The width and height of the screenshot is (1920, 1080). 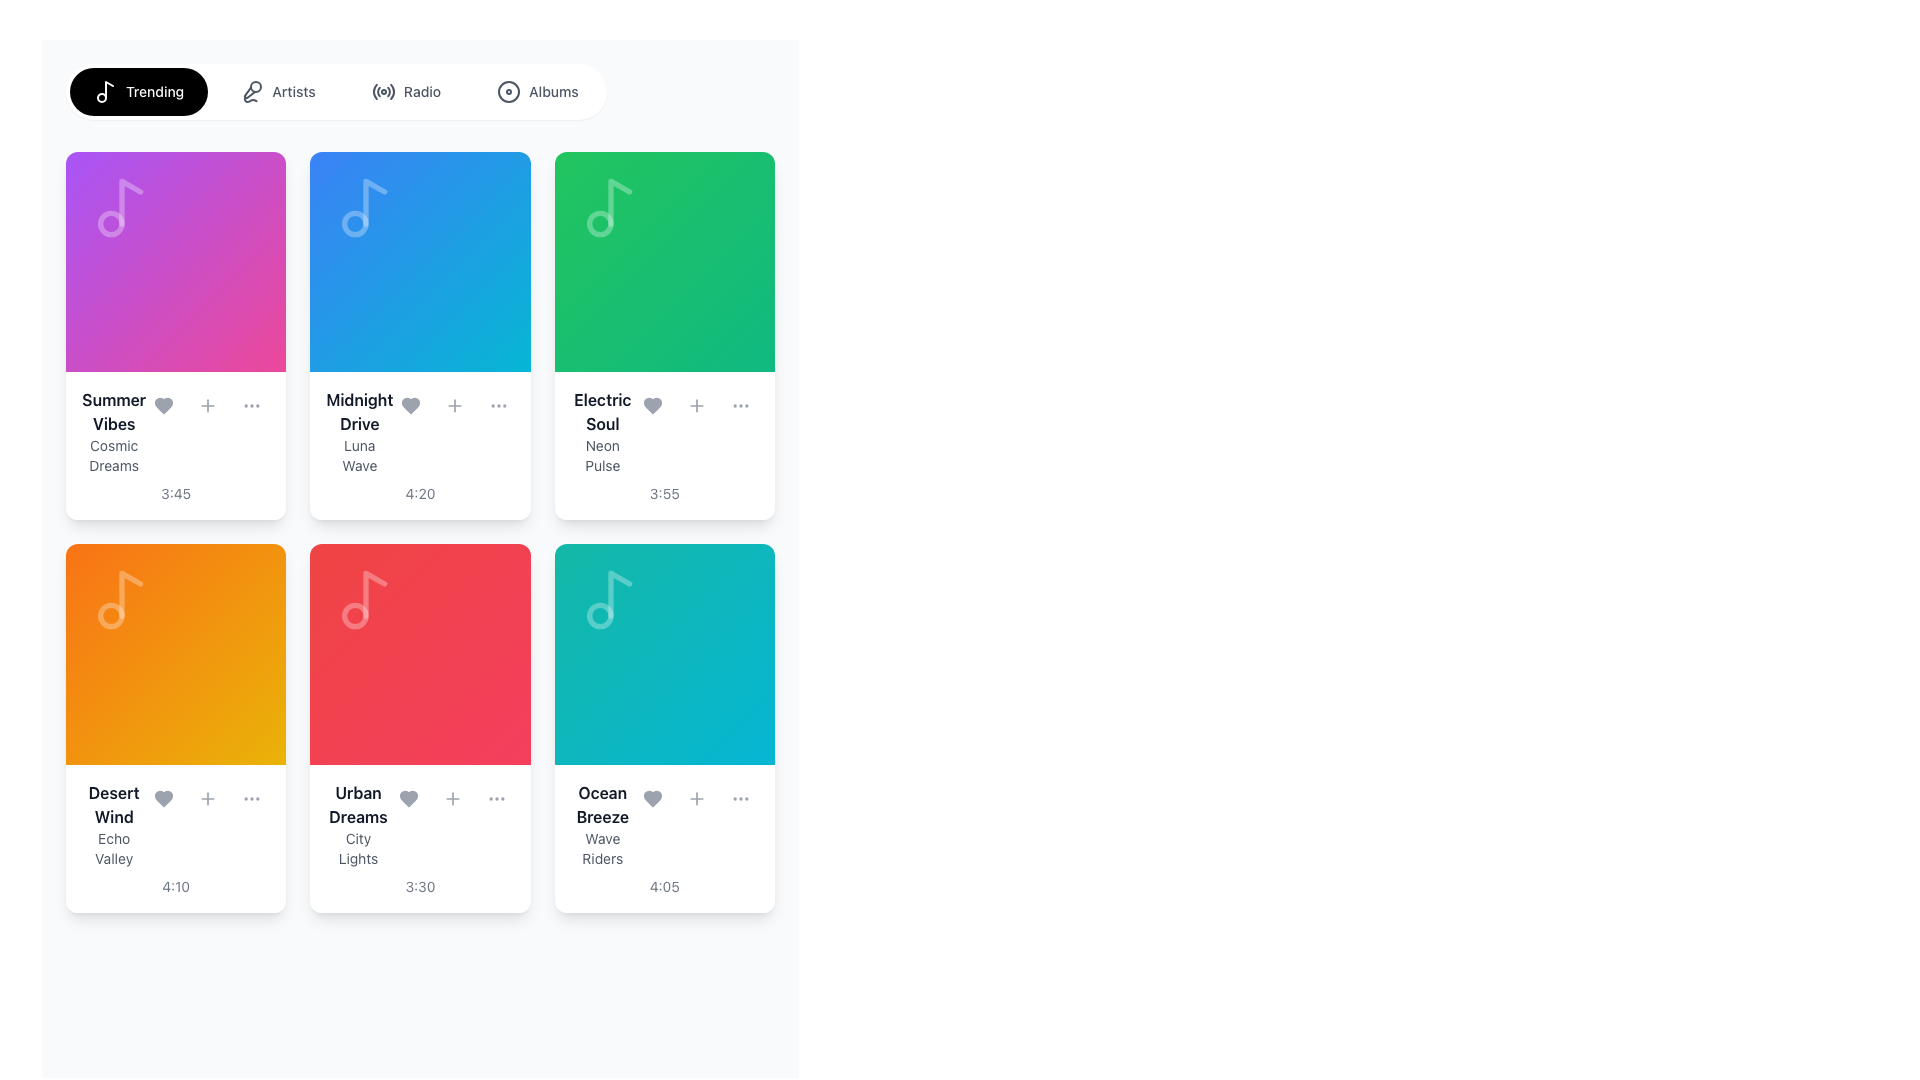 I want to click on the square visual block with a gradient background that is the upper section of the 'Electric Soul' card, located in the second row and third column of the grid layout, so click(x=664, y=261).